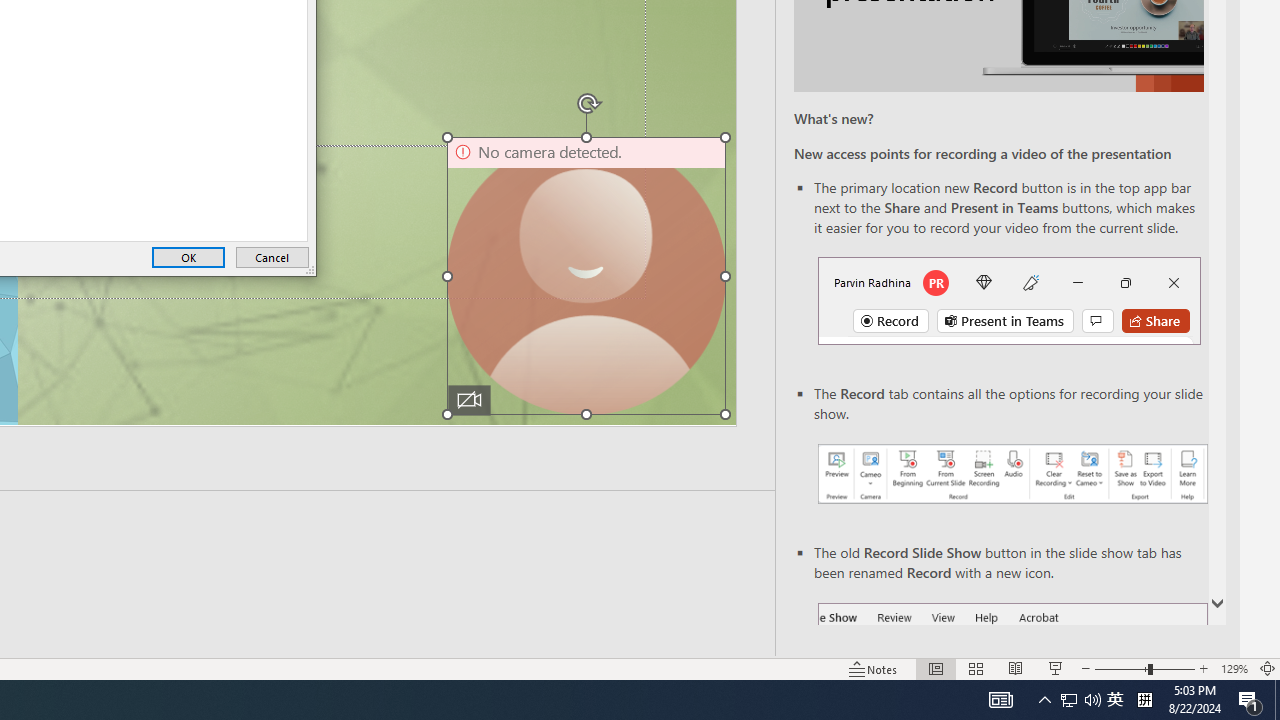  I want to click on 'OK', so click(188, 256).